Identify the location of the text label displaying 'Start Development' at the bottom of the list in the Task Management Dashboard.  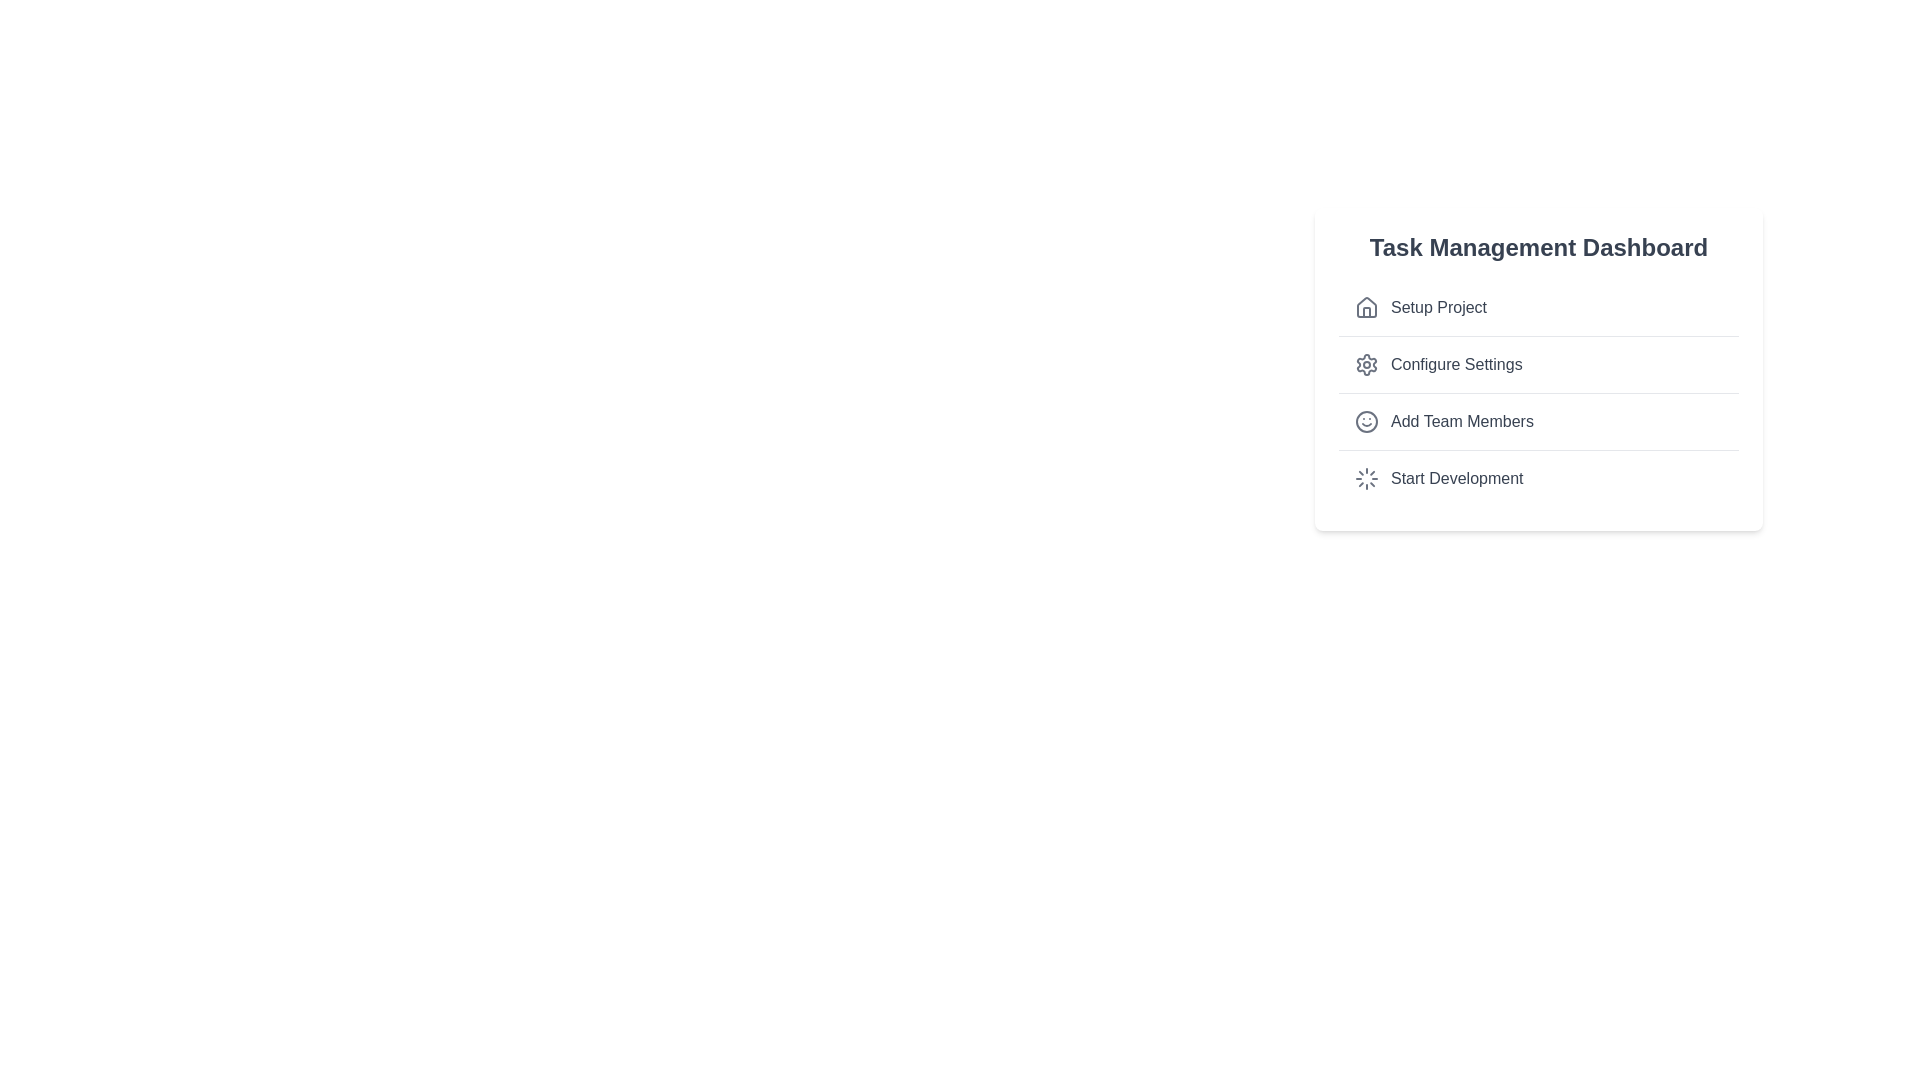
(1457, 478).